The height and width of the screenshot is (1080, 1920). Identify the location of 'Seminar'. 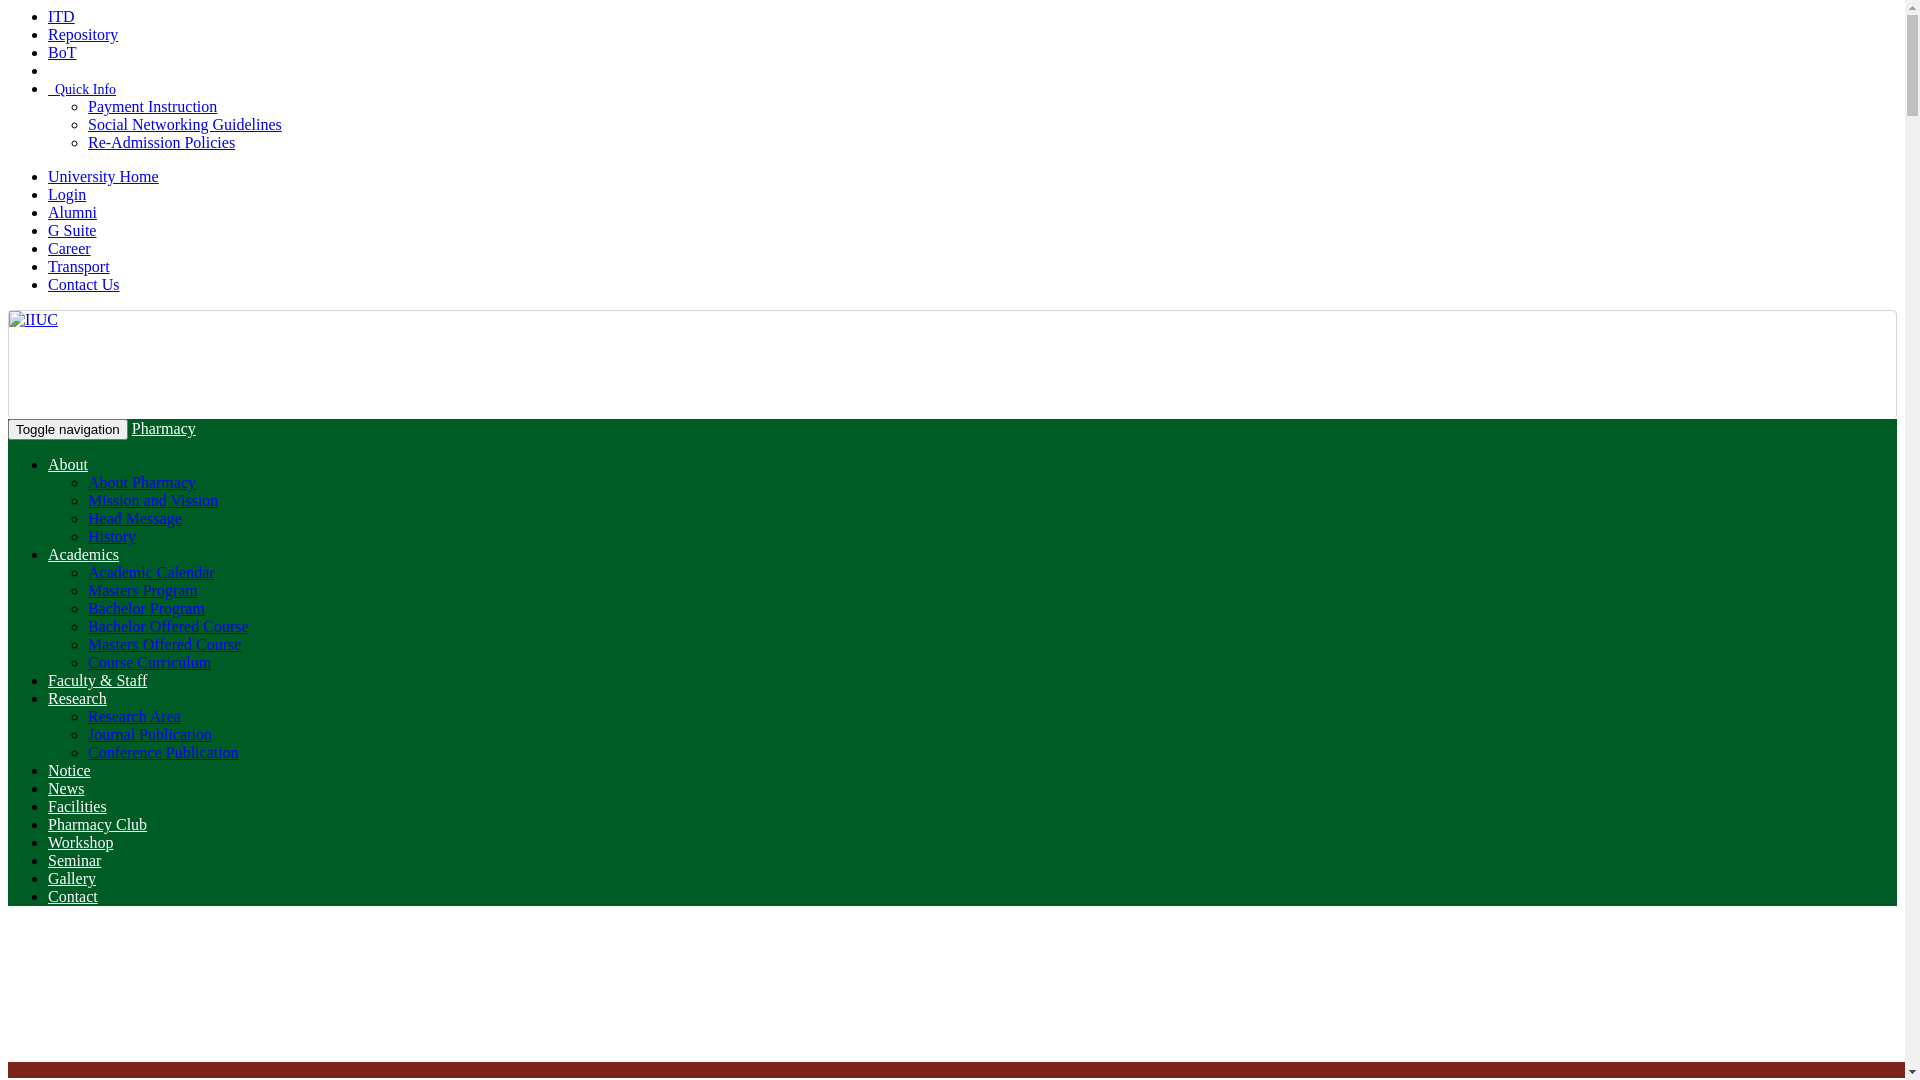
(74, 859).